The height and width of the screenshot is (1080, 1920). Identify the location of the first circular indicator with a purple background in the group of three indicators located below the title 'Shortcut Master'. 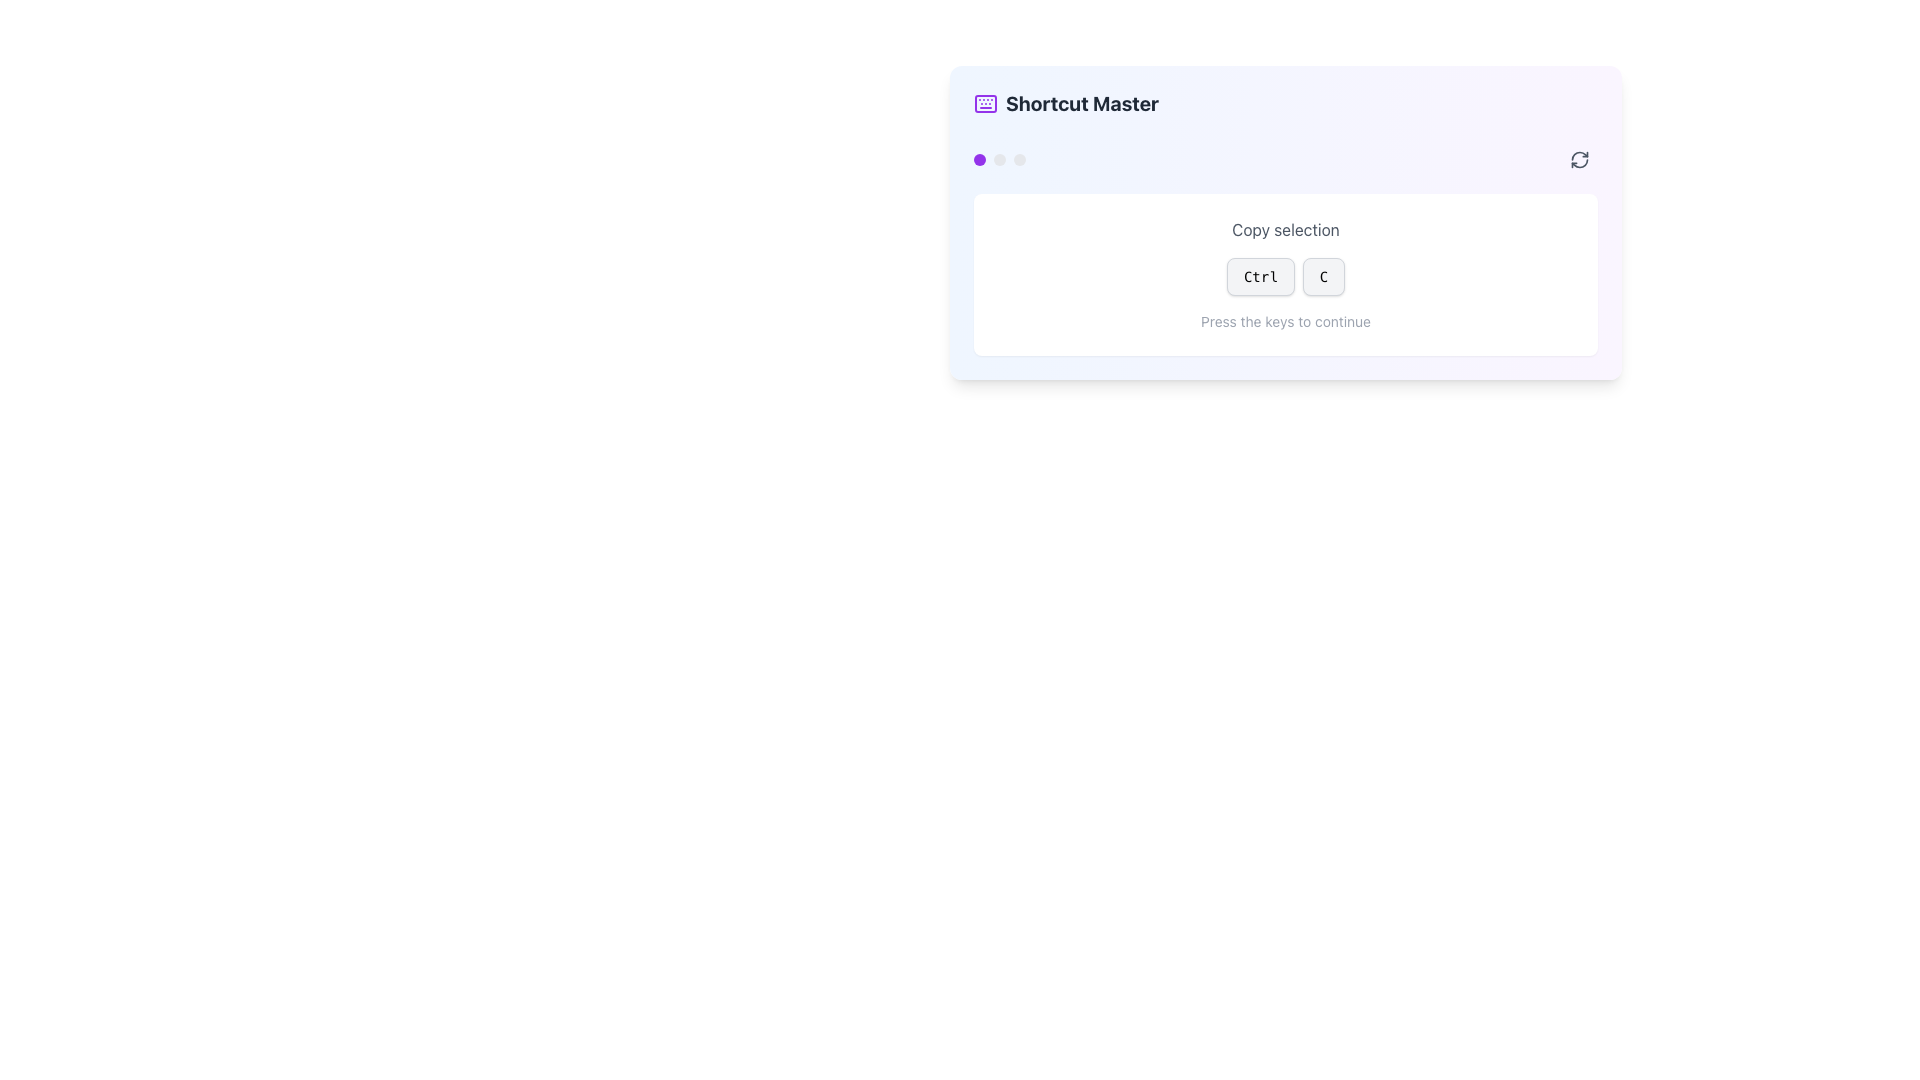
(979, 158).